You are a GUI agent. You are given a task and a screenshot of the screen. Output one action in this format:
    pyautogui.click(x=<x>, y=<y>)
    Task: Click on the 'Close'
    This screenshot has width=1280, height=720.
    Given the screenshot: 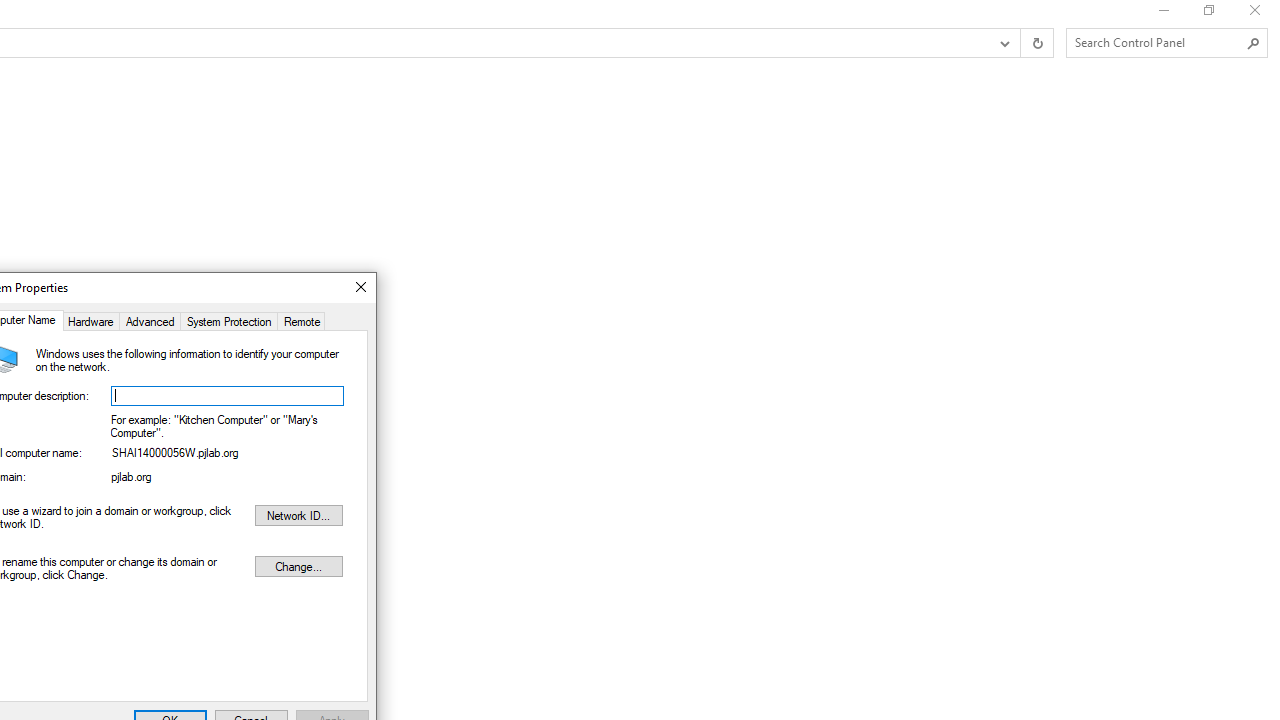 What is the action you would take?
    pyautogui.click(x=360, y=288)
    